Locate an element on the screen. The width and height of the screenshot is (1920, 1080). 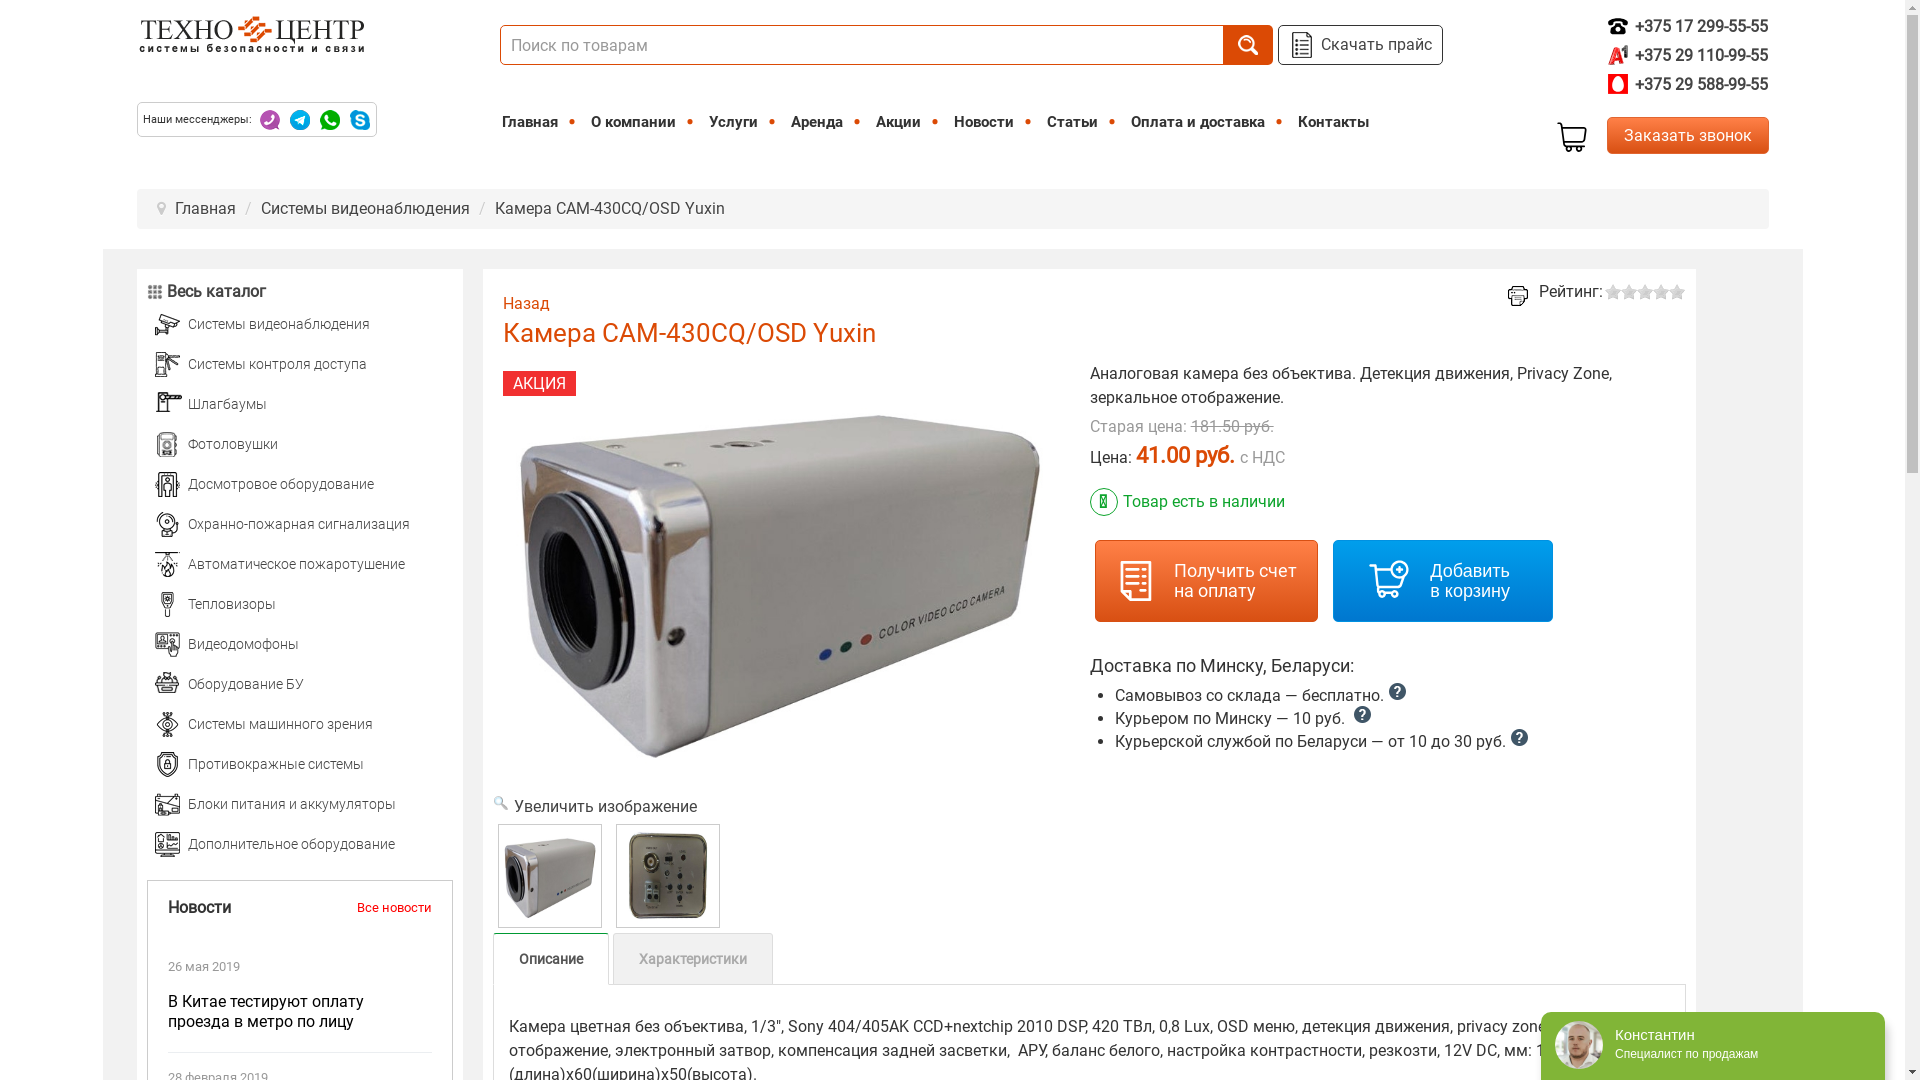
'+375 29 110-99-55' is located at coordinates (1687, 54).